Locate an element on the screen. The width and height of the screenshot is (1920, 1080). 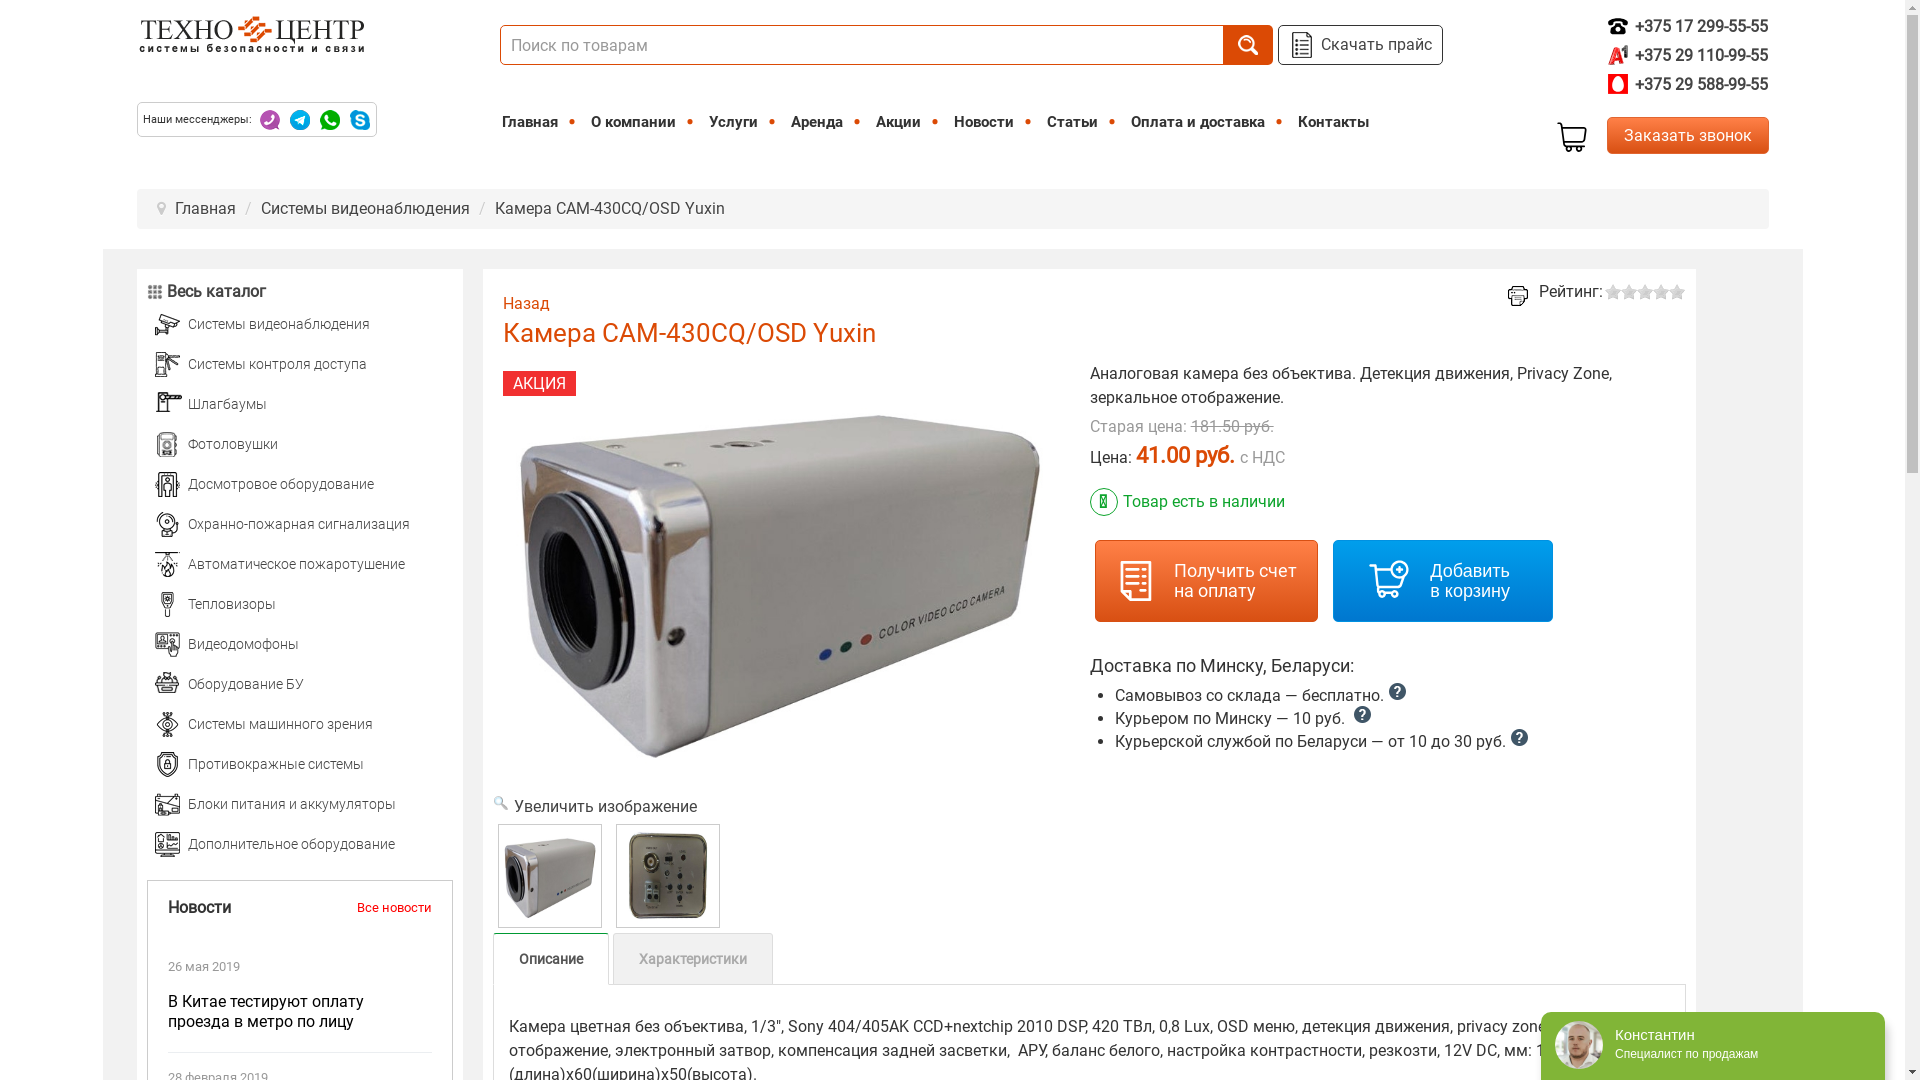
'+375 29 110-99-55' is located at coordinates (1687, 54).